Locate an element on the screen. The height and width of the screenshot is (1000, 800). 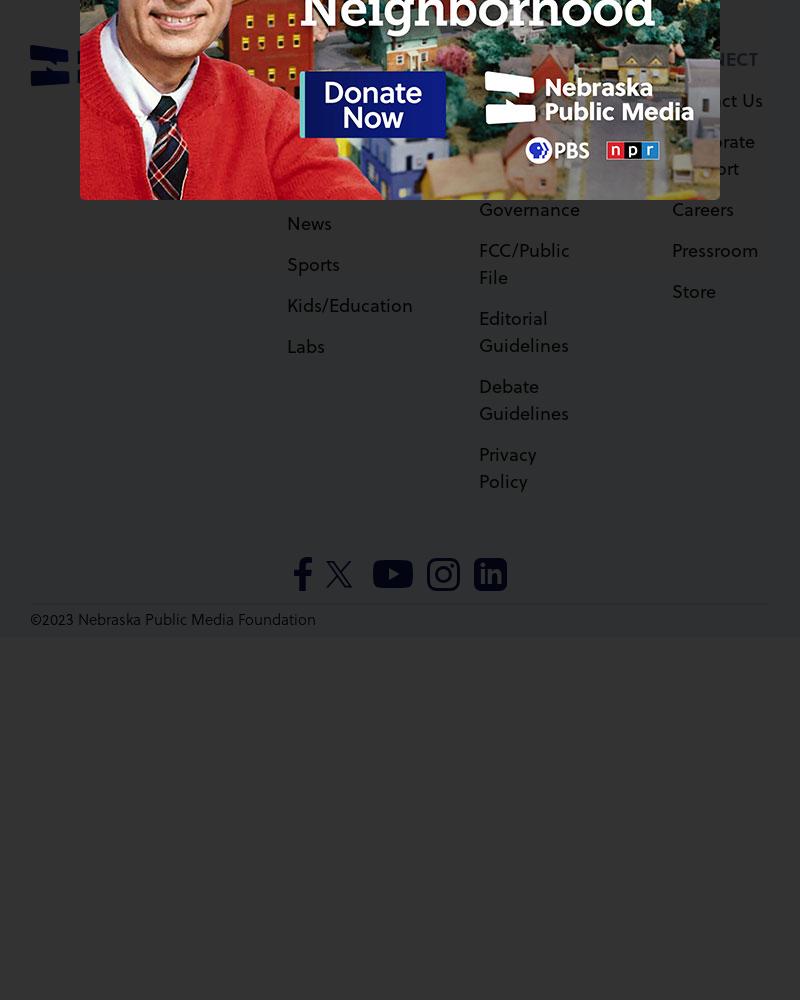
'Connect' is located at coordinates (713, 57).